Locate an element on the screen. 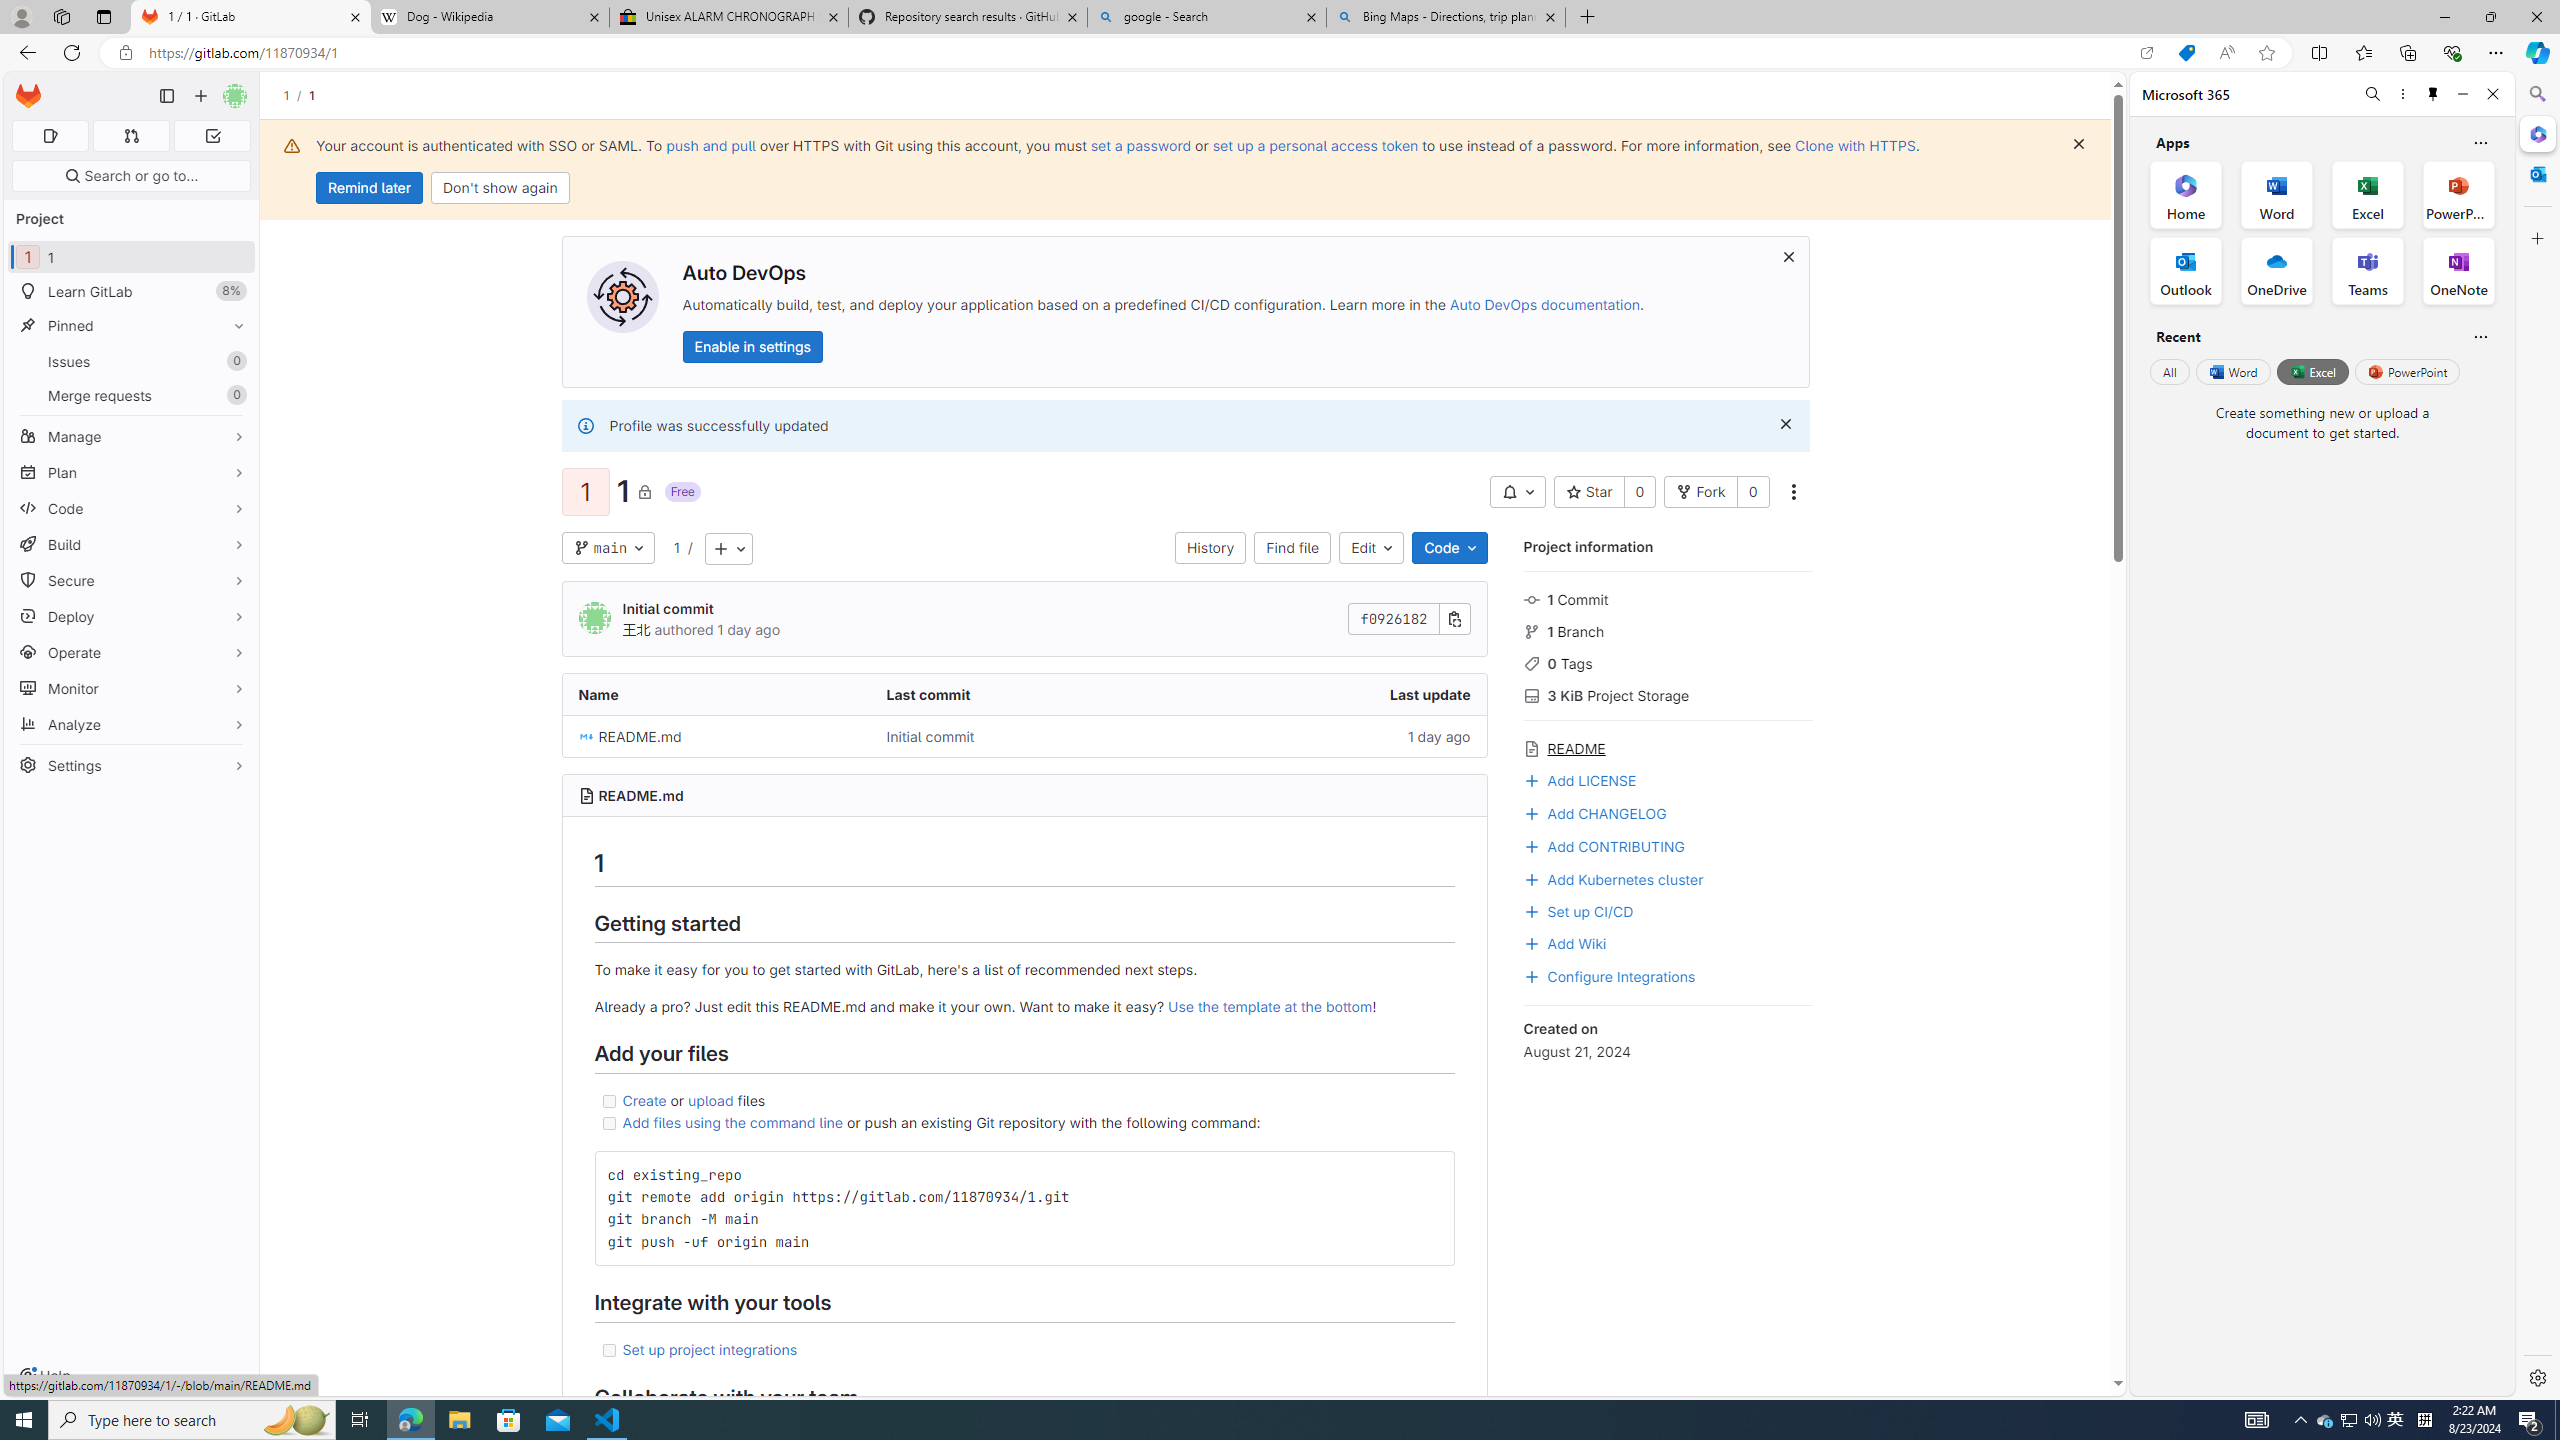  '1 1' is located at coordinates (130, 256).